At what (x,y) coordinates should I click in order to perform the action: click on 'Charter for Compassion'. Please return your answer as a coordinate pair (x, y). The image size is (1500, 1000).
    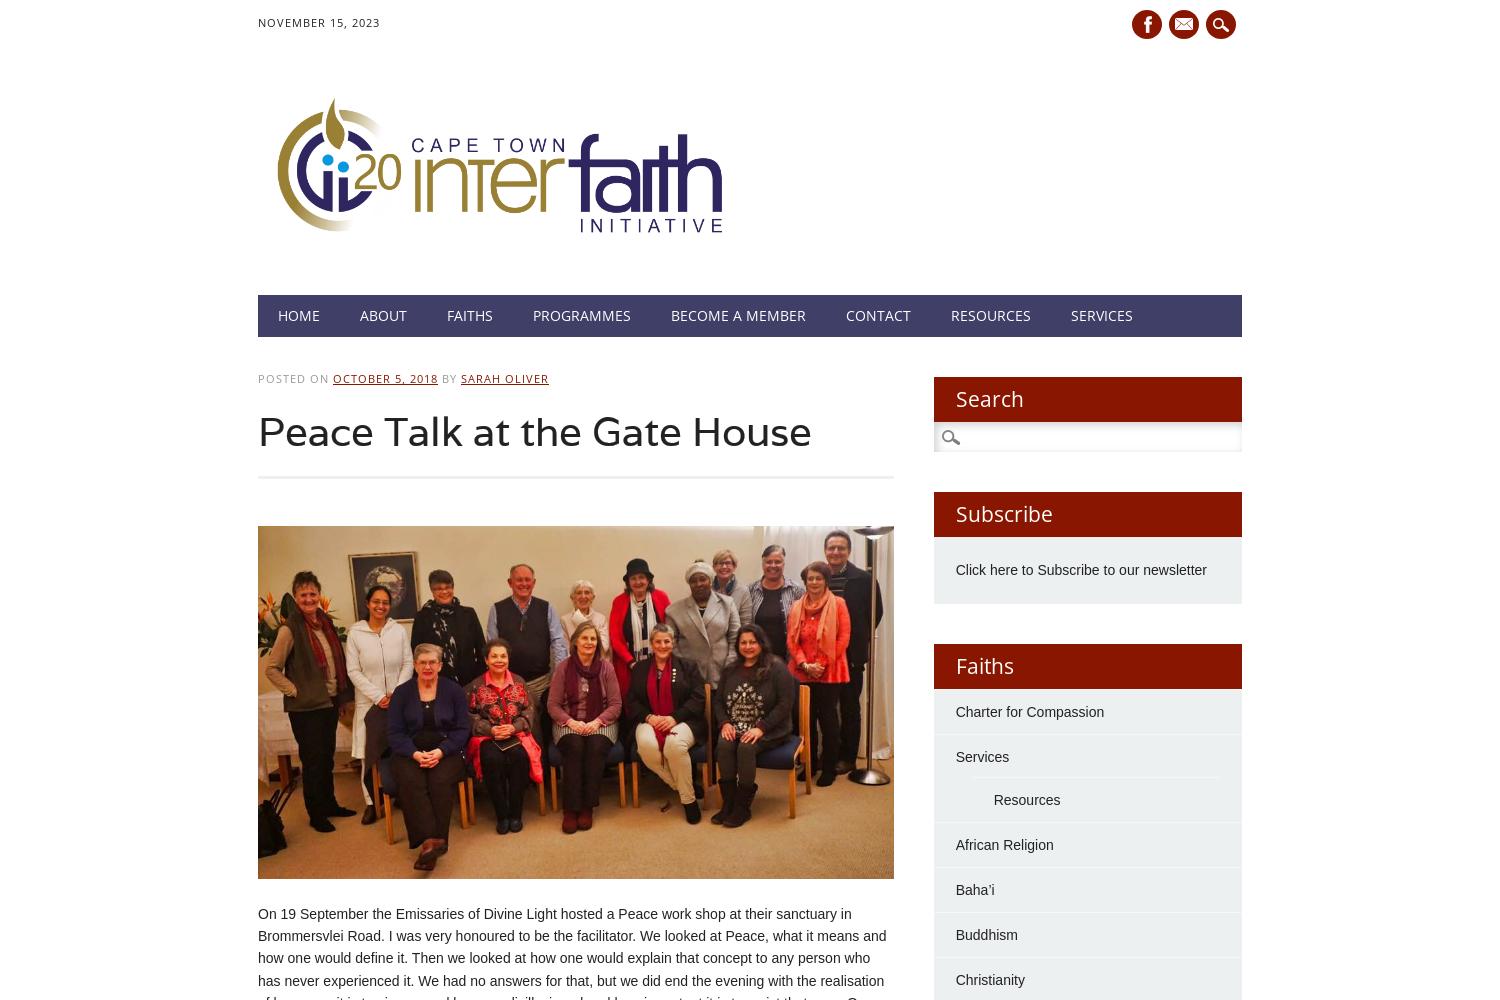
    Looking at the image, I should click on (1029, 710).